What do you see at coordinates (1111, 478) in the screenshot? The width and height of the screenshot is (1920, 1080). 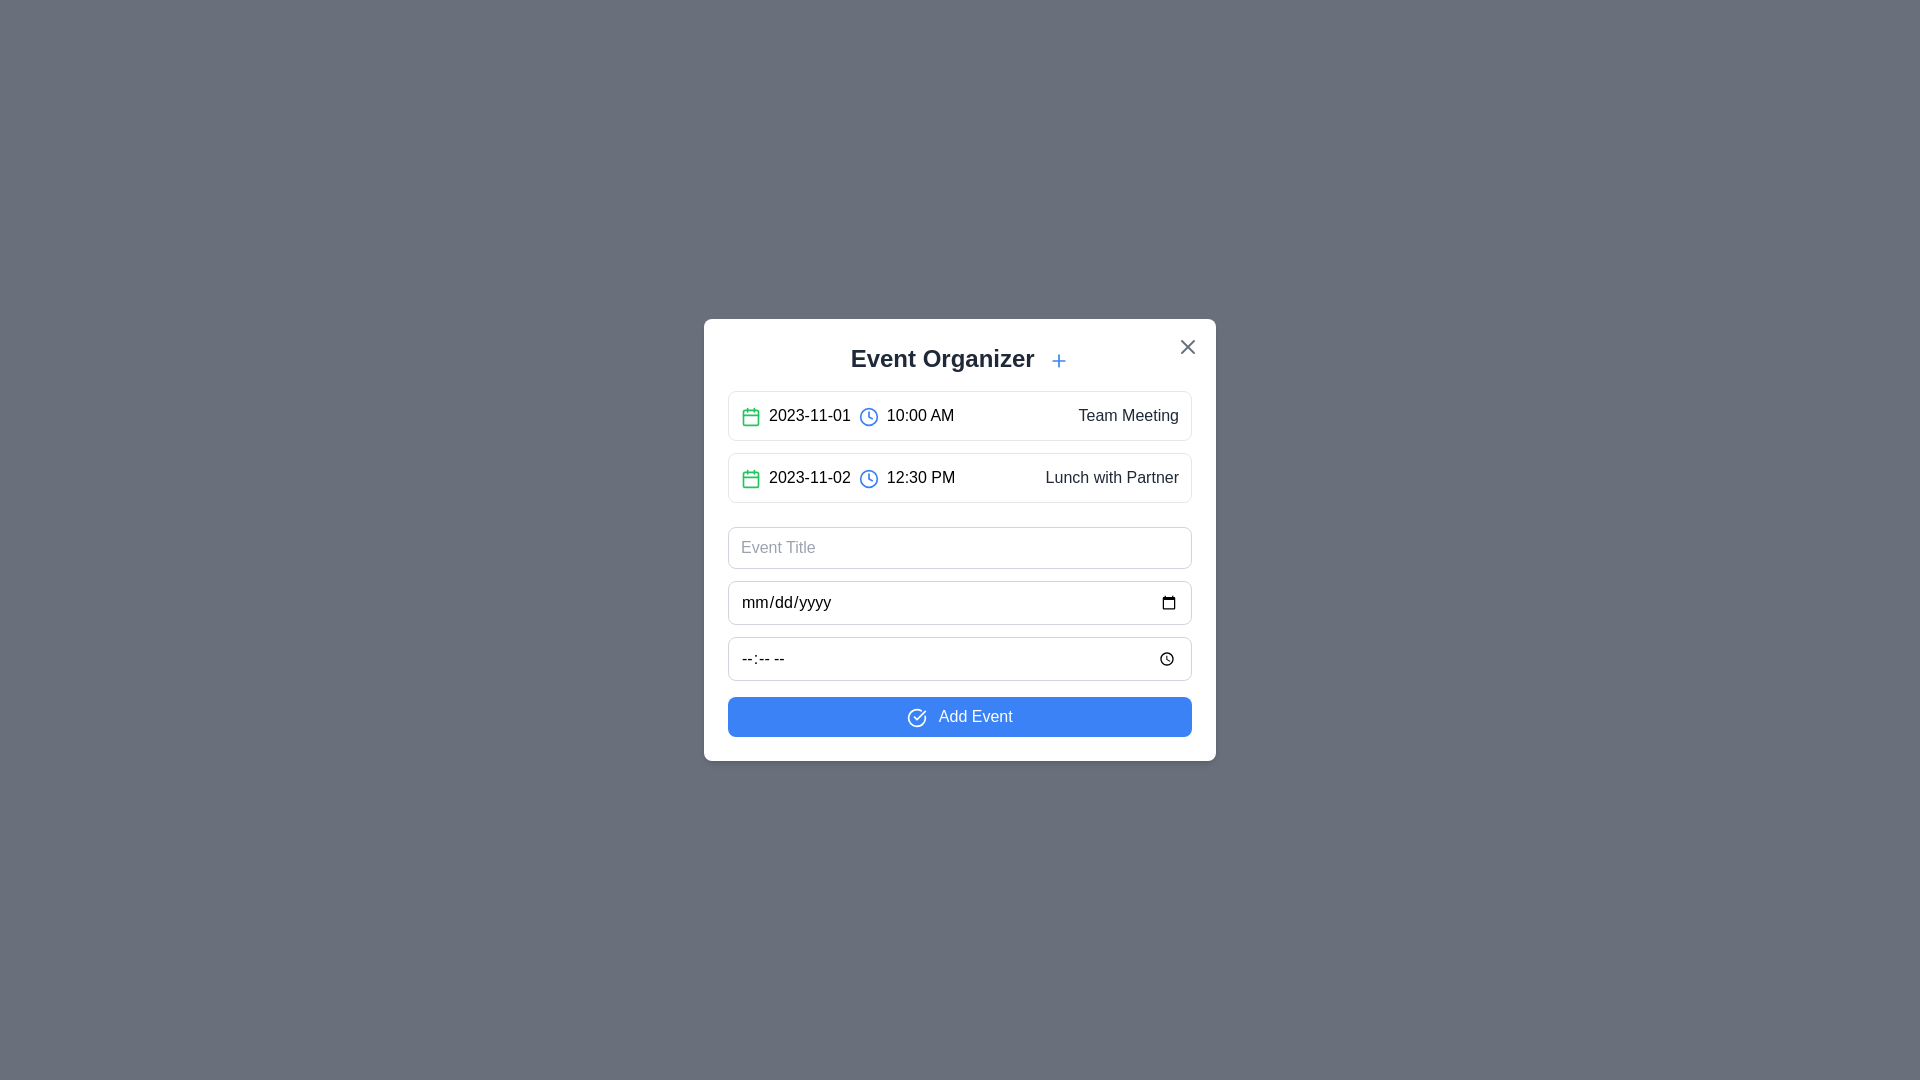 I see `the static text label displaying 'Lunch with Partner' in the Event Organizer dialog box, which is styled with a gray font color and medium weight, located in the second row of events` at bounding box center [1111, 478].